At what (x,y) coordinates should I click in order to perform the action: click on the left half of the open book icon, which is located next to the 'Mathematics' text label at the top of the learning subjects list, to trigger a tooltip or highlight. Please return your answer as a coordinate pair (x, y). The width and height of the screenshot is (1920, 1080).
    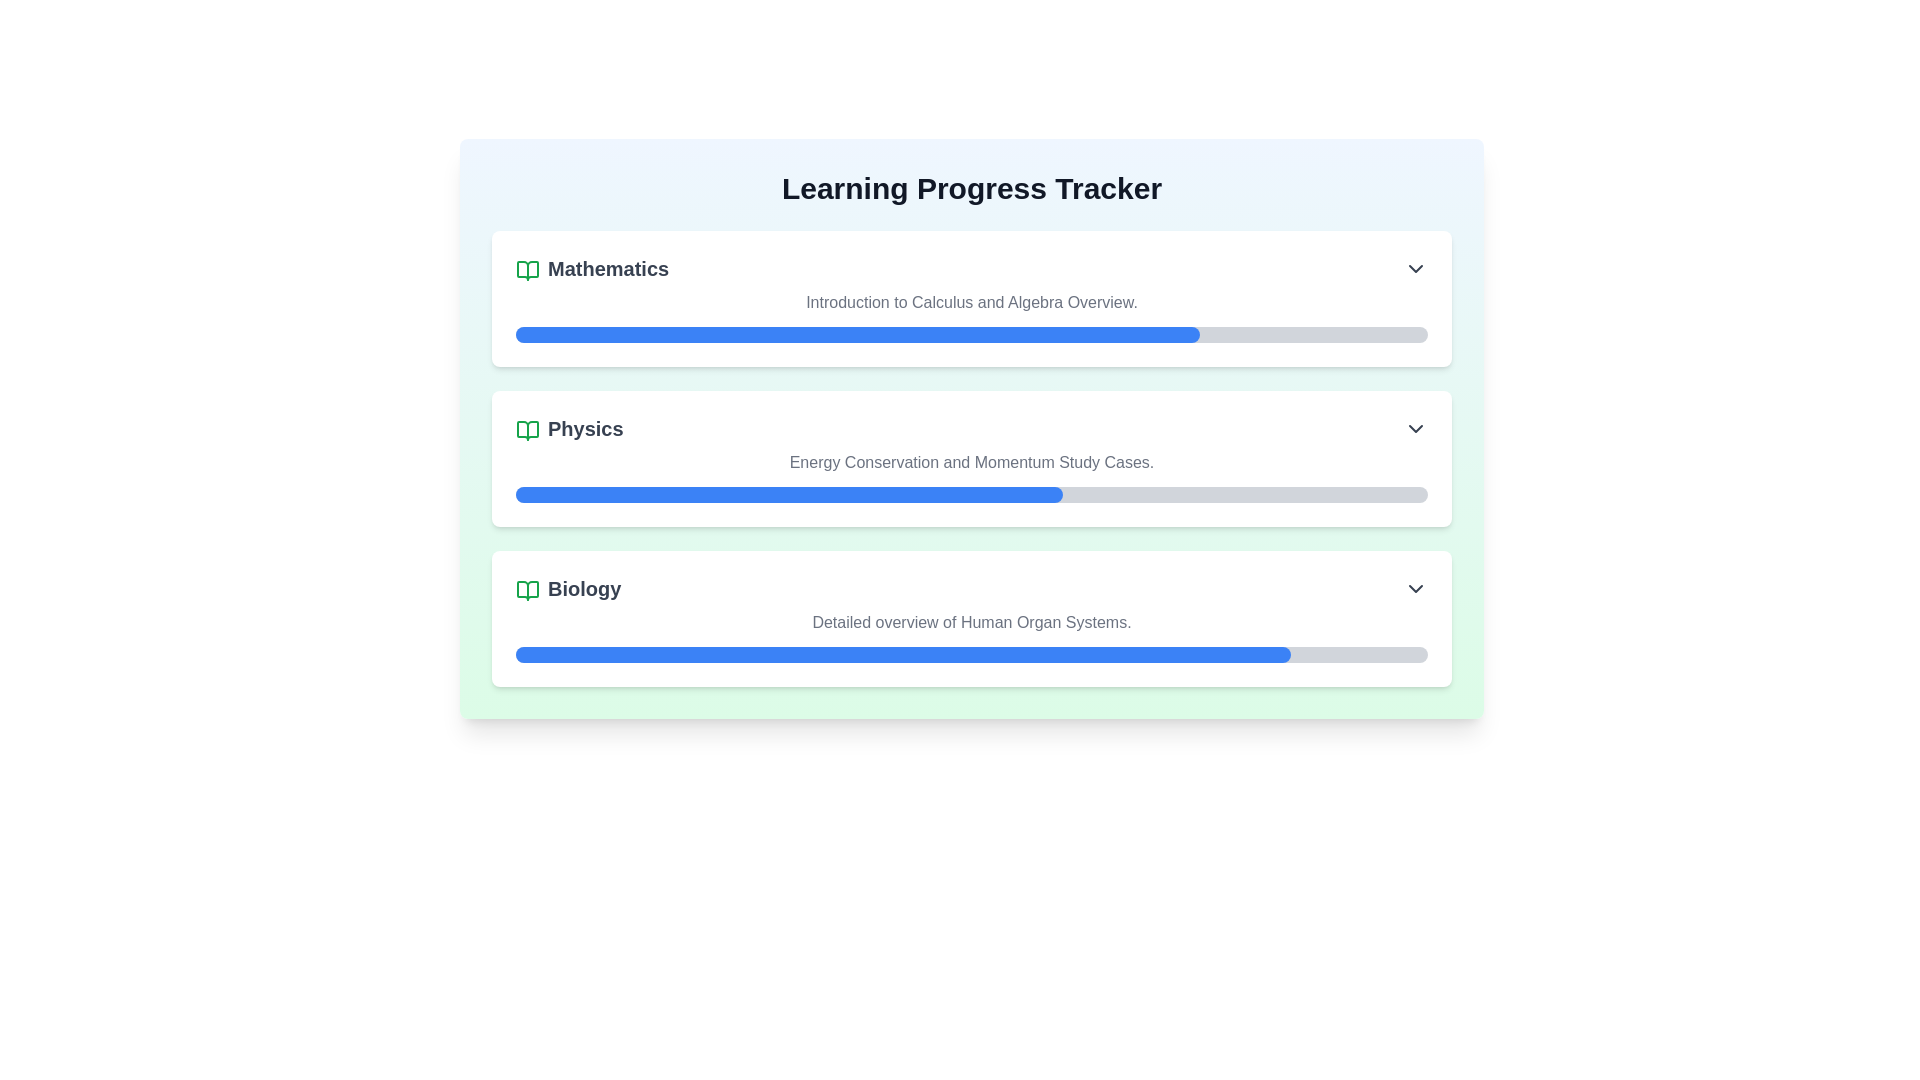
    Looking at the image, I should click on (528, 270).